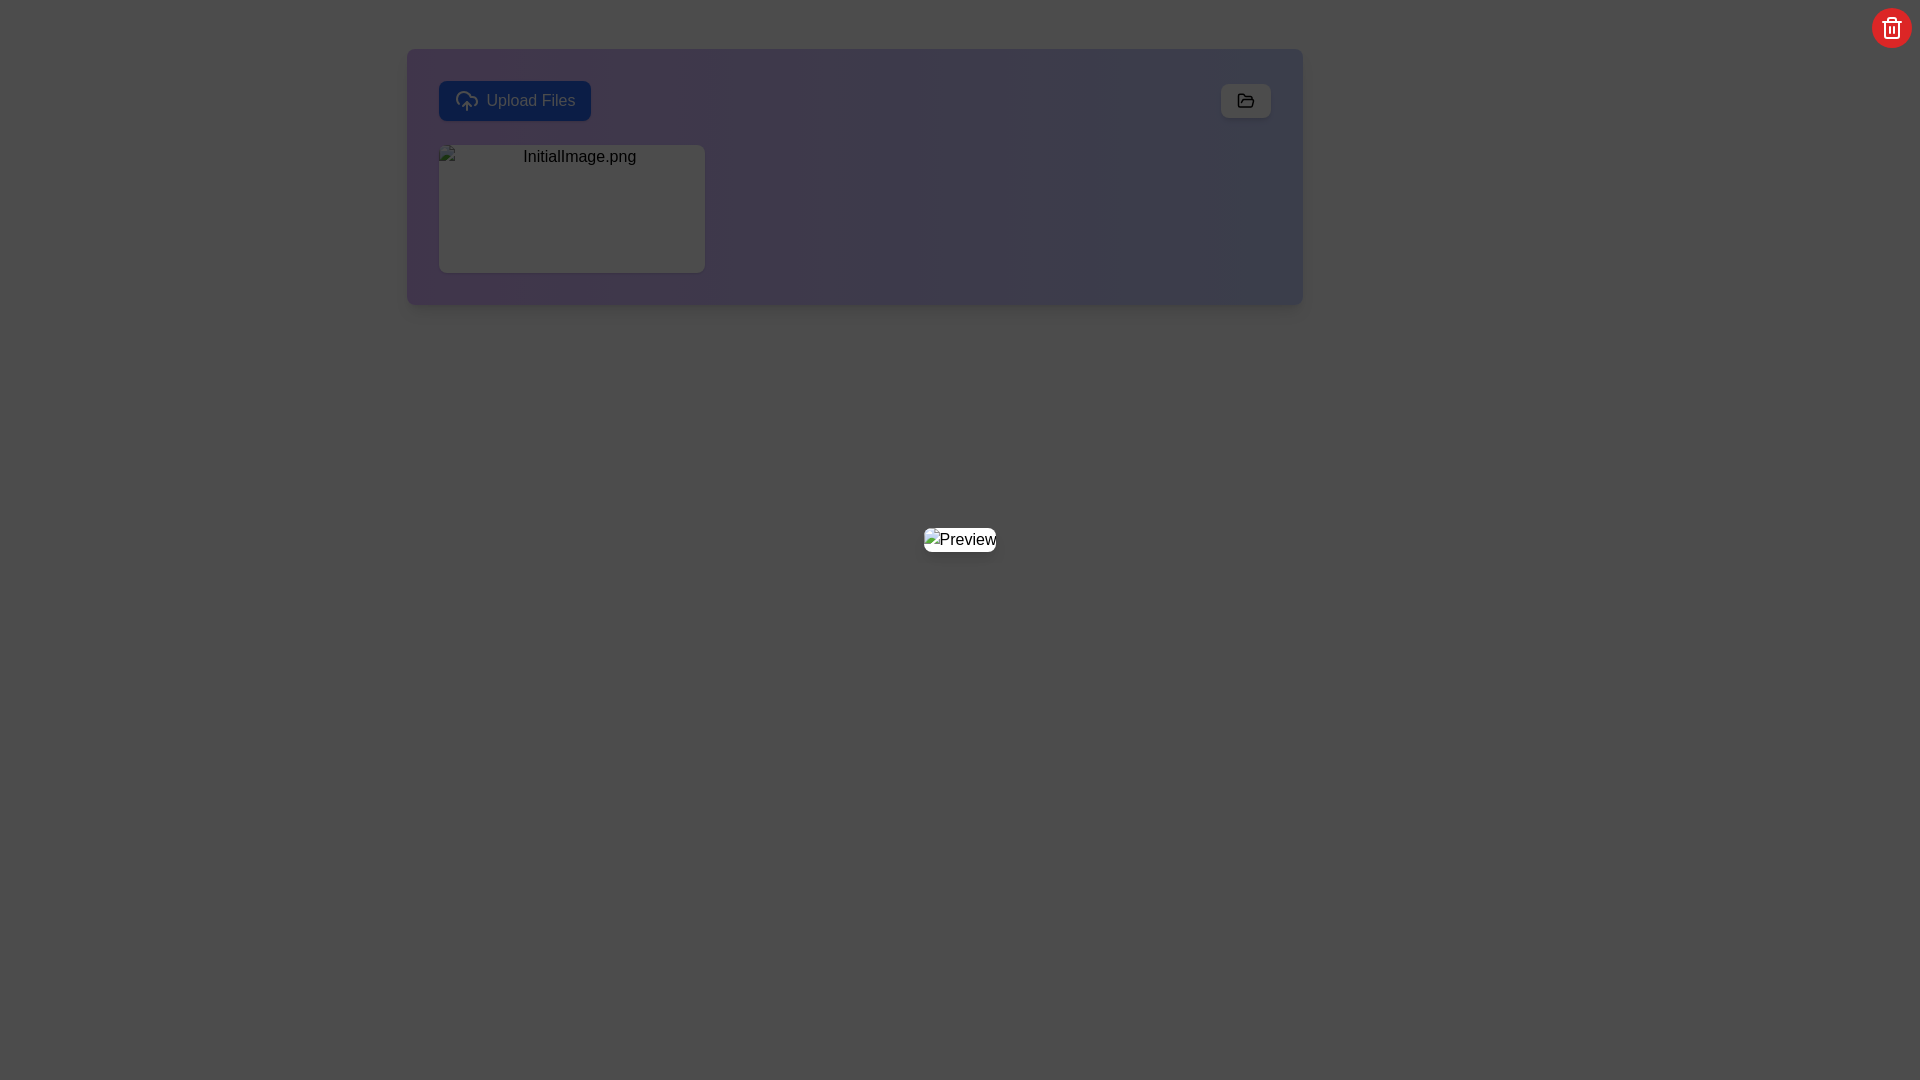  What do you see at coordinates (465, 100) in the screenshot?
I see `the upload icon located on the left side of the 'Upload Files' button, which has a blue background and white text` at bounding box center [465, 100].